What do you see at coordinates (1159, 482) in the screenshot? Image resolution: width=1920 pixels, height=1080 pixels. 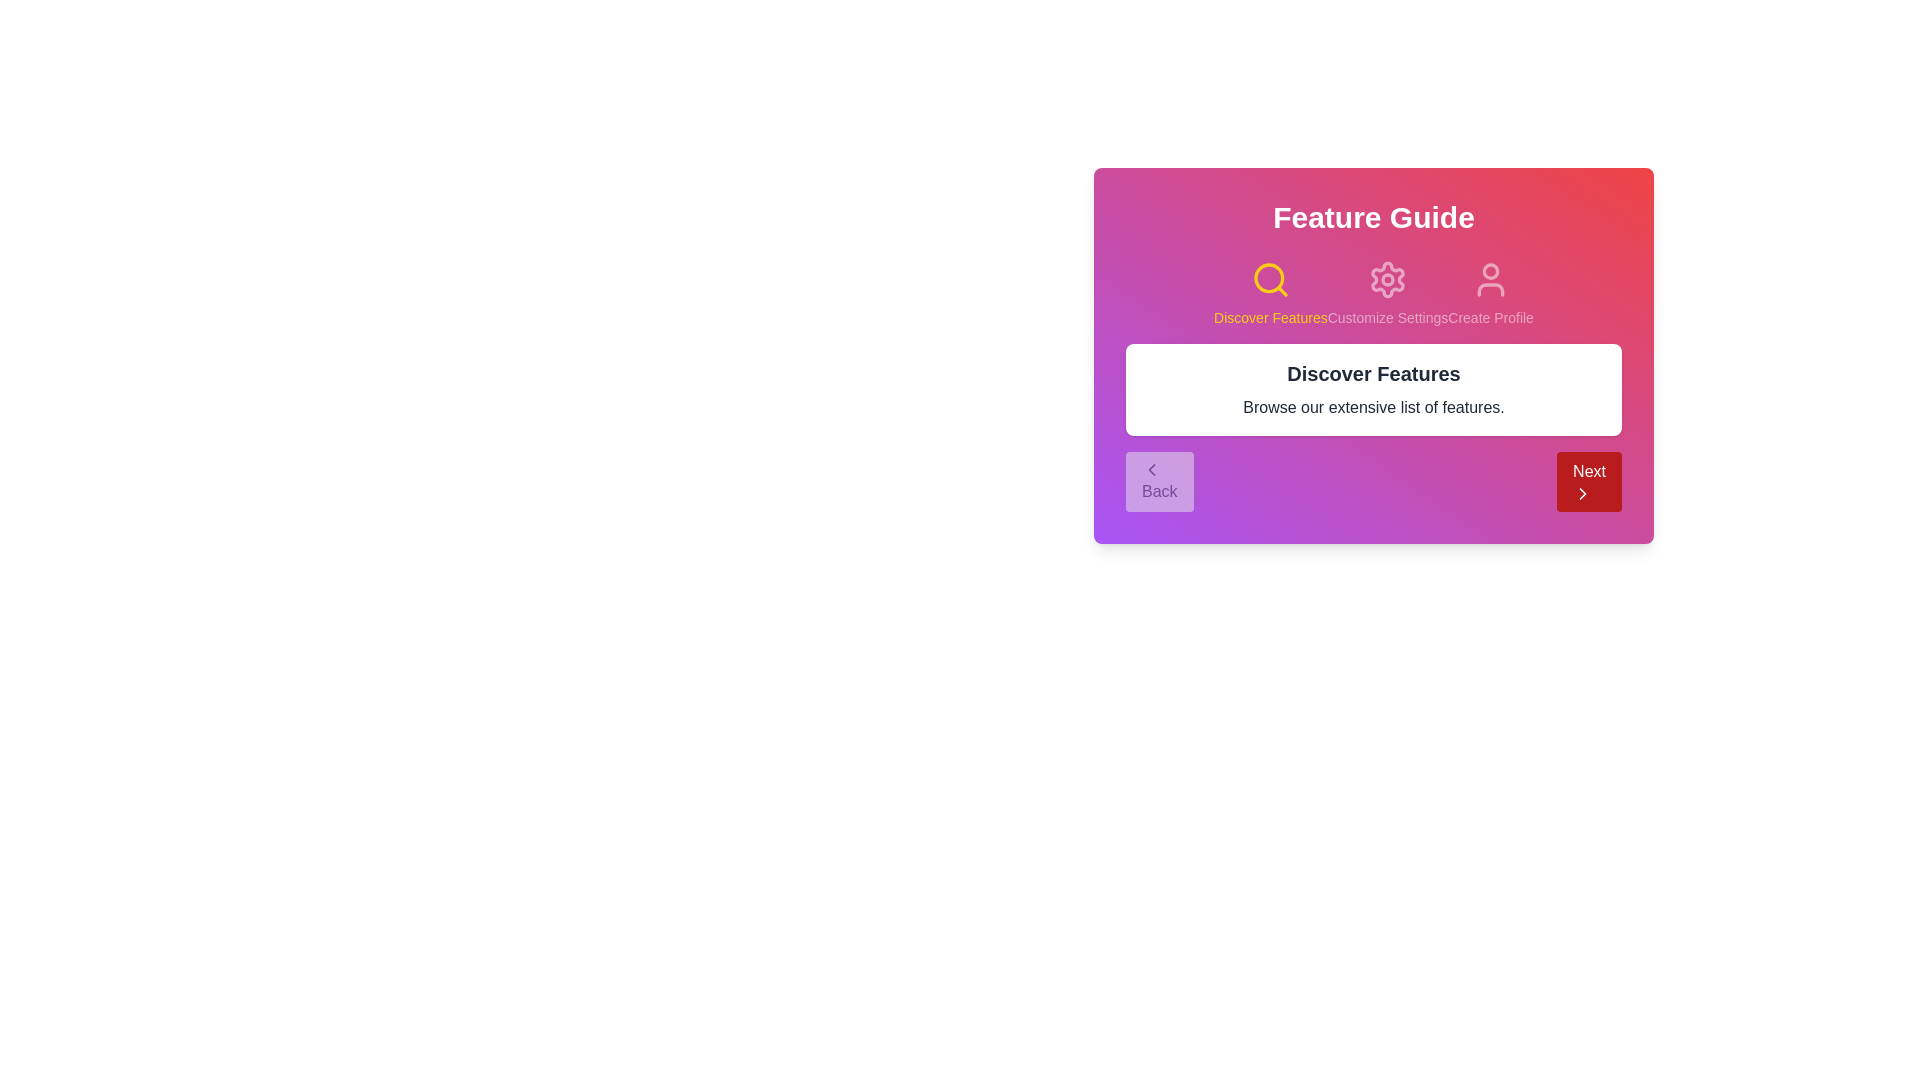 I see `the 'Back' button to navigate to the previous step` at bounding box center [1159, 482].